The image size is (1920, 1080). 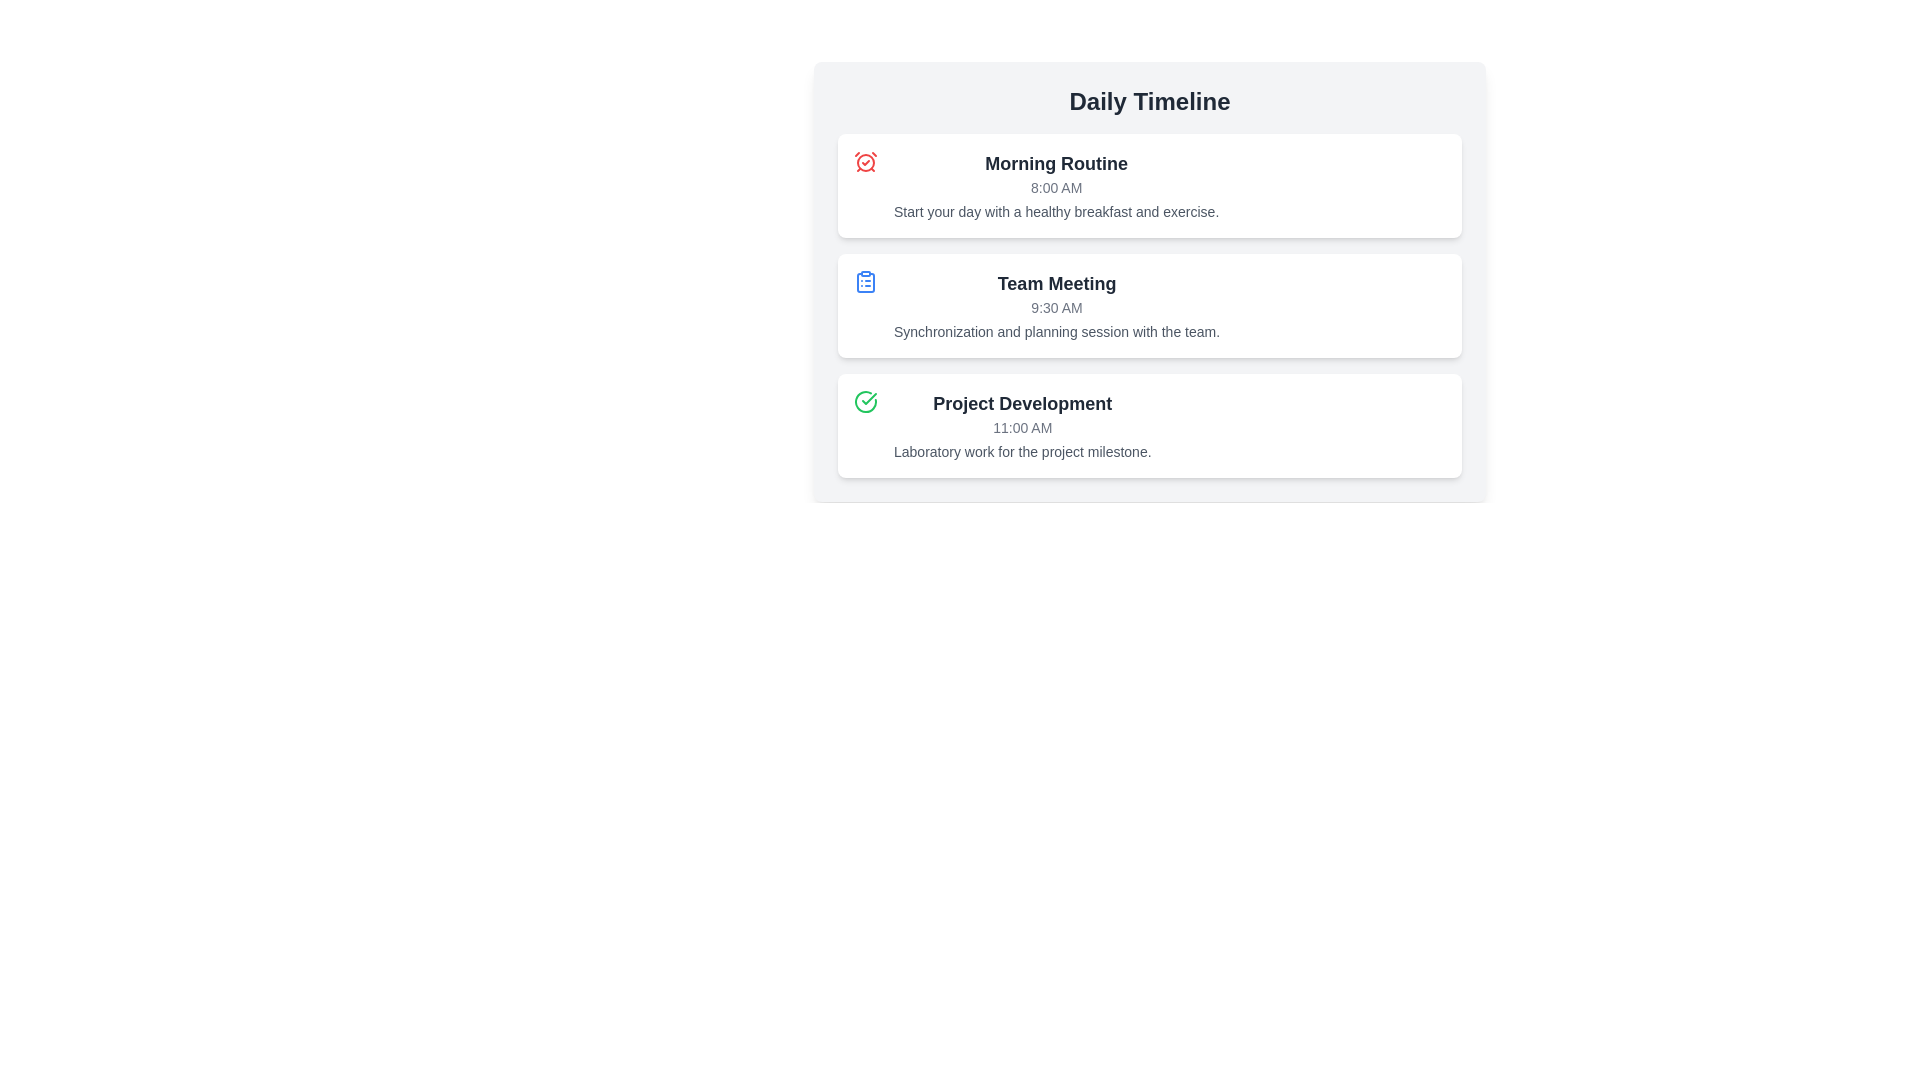 What do you see at coordinates (1150, 185) in the screenshot?
I see `the first card in the Daily Timeline section, which features a white background, rounded corners, a red alarm clock icon, bold text 'Morning Routine', and a smaller description 'Start your day with a healthy breakfast and exercise.'` at bounding box center [1150, 185].